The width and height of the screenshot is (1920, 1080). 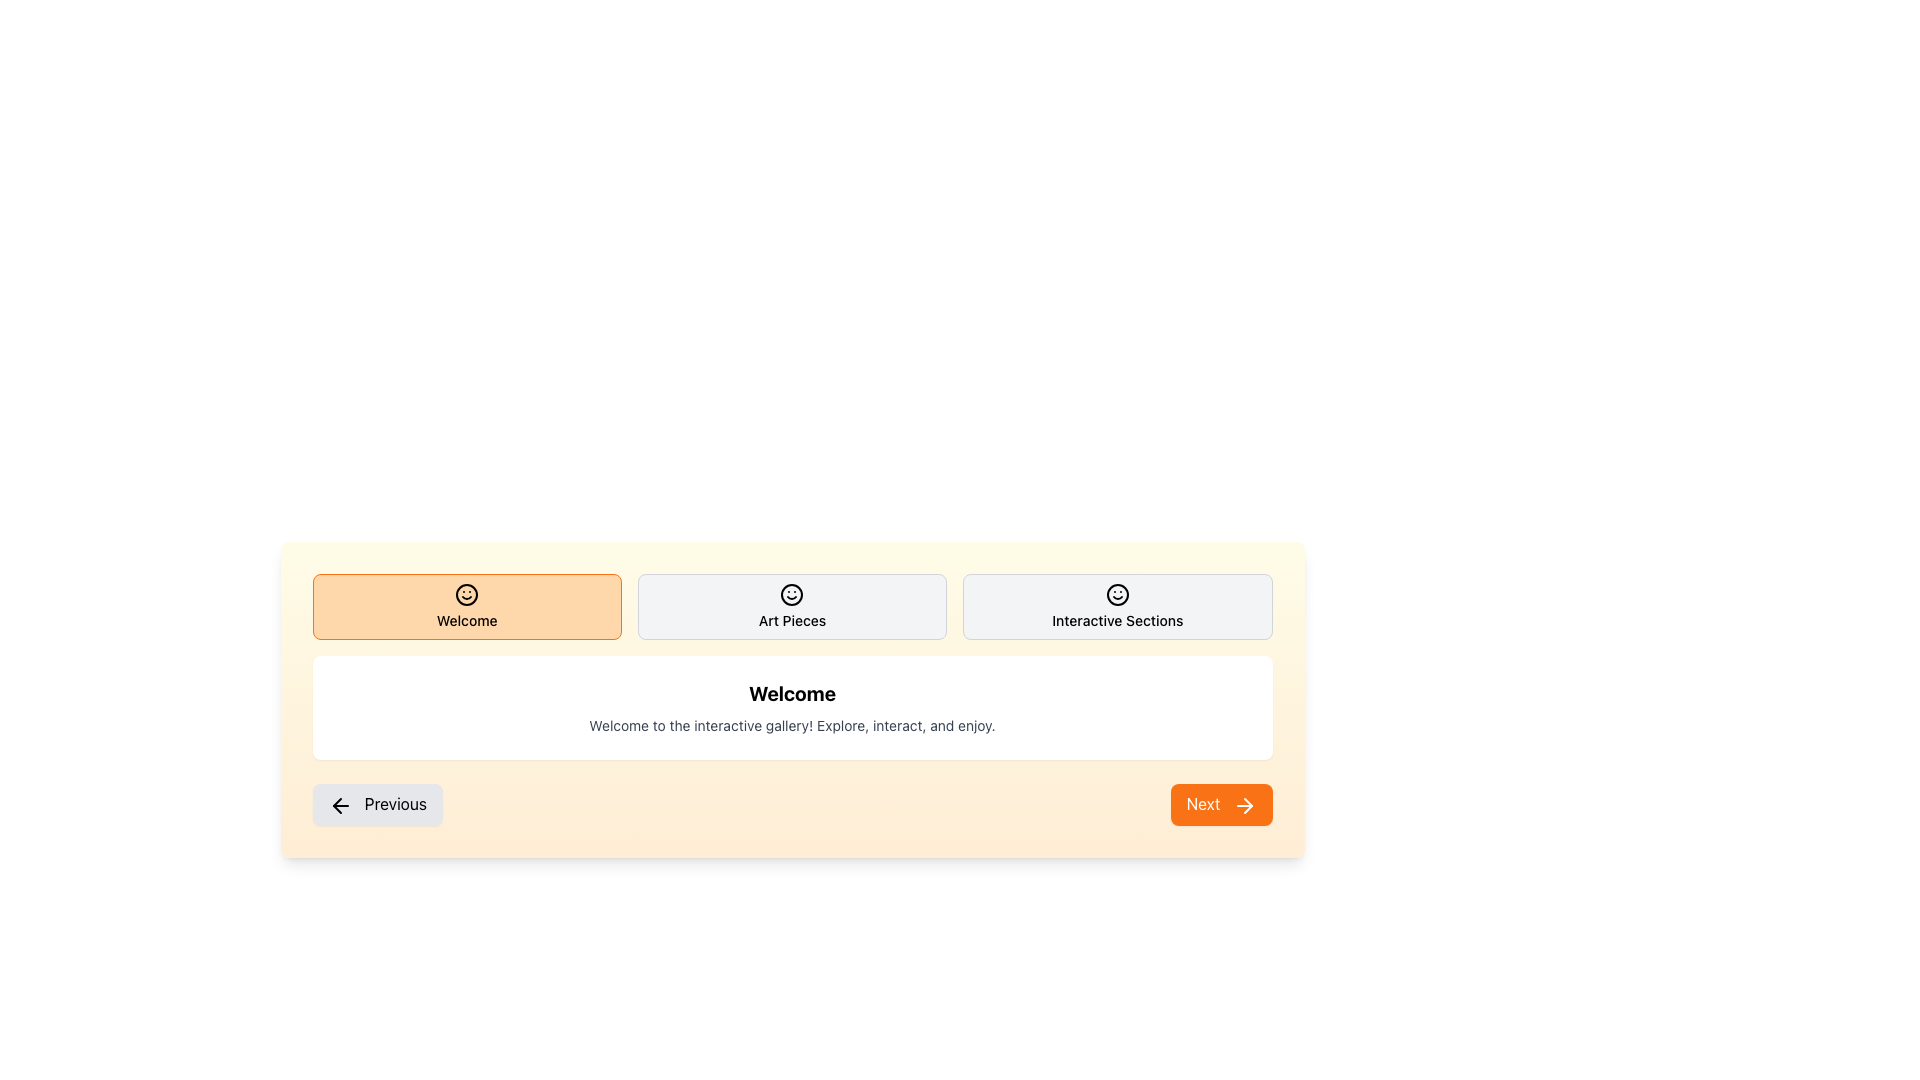 I want to click on the leftmost button with an orange background and a smiling face icon labeled 'Welcome', so click(x=466, y=605).